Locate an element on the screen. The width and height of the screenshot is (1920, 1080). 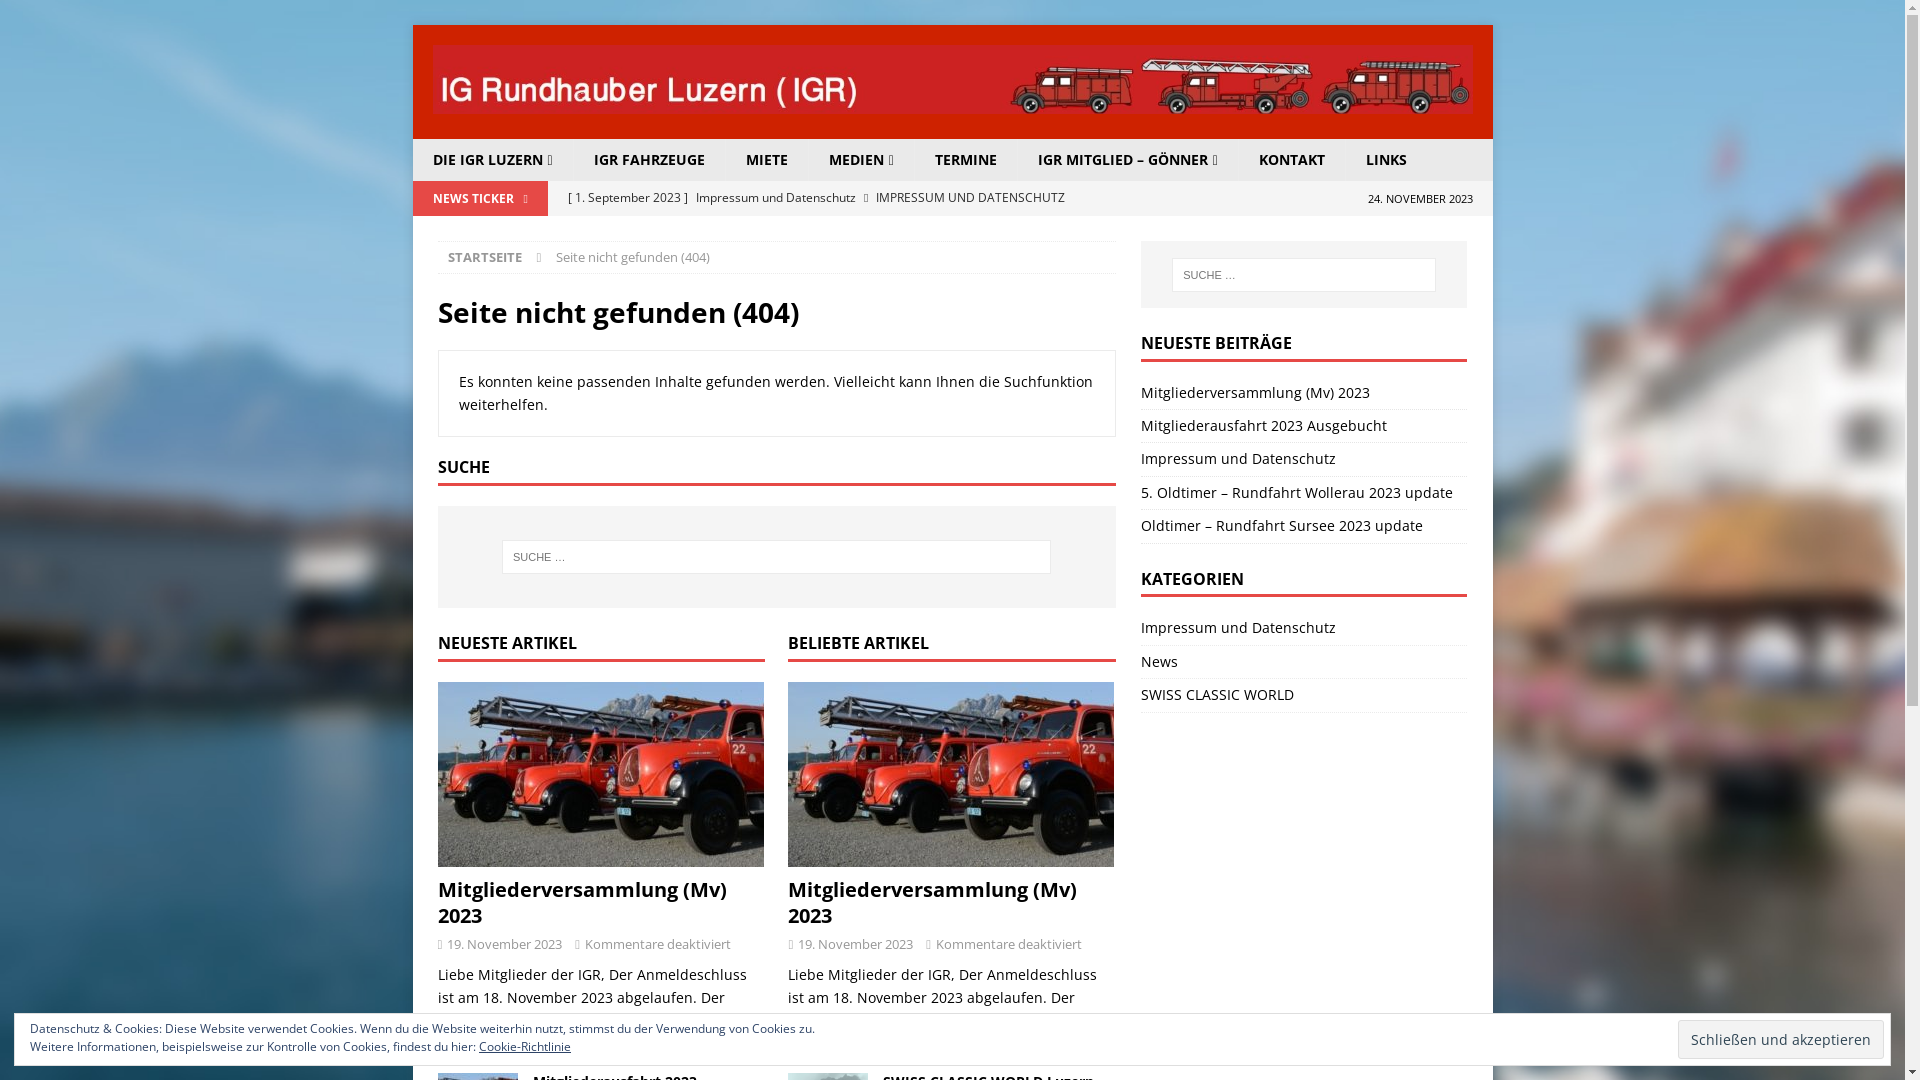
'IGR FAHRZEUGE' is located at coordinates (648, 158).